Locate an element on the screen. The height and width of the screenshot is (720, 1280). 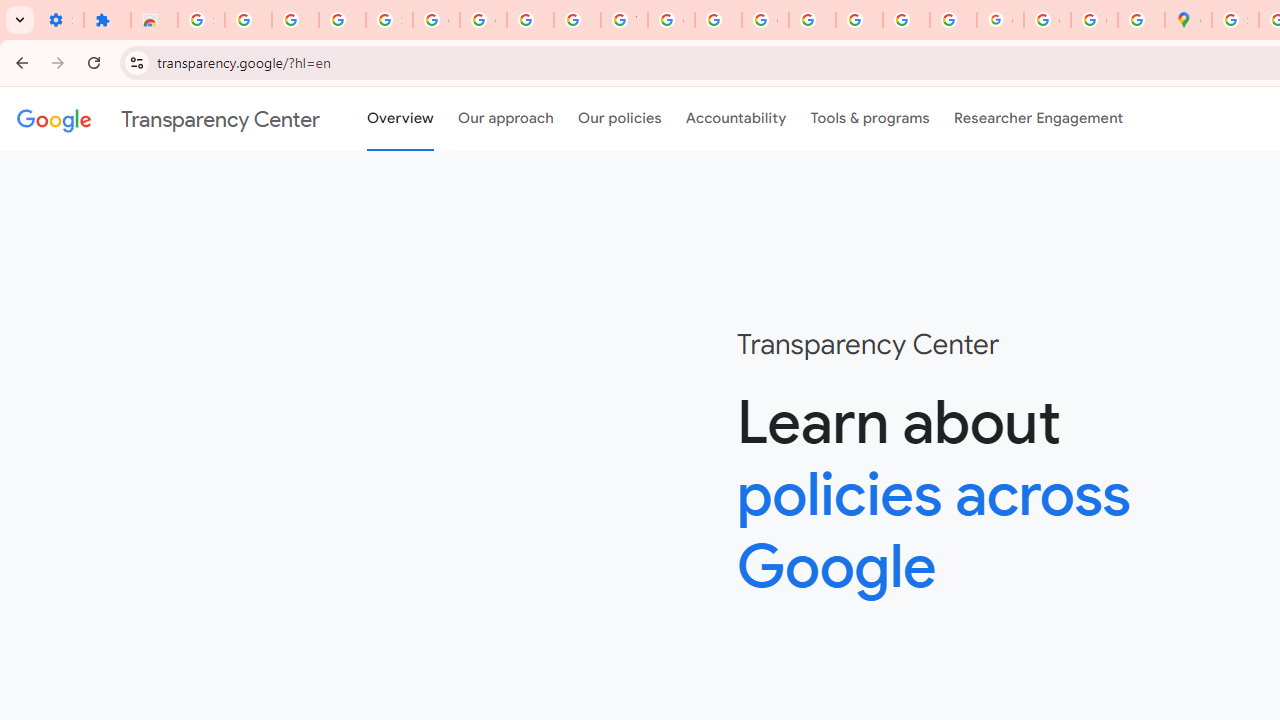
'Google Account Help' is located at coordinates (483, 20).